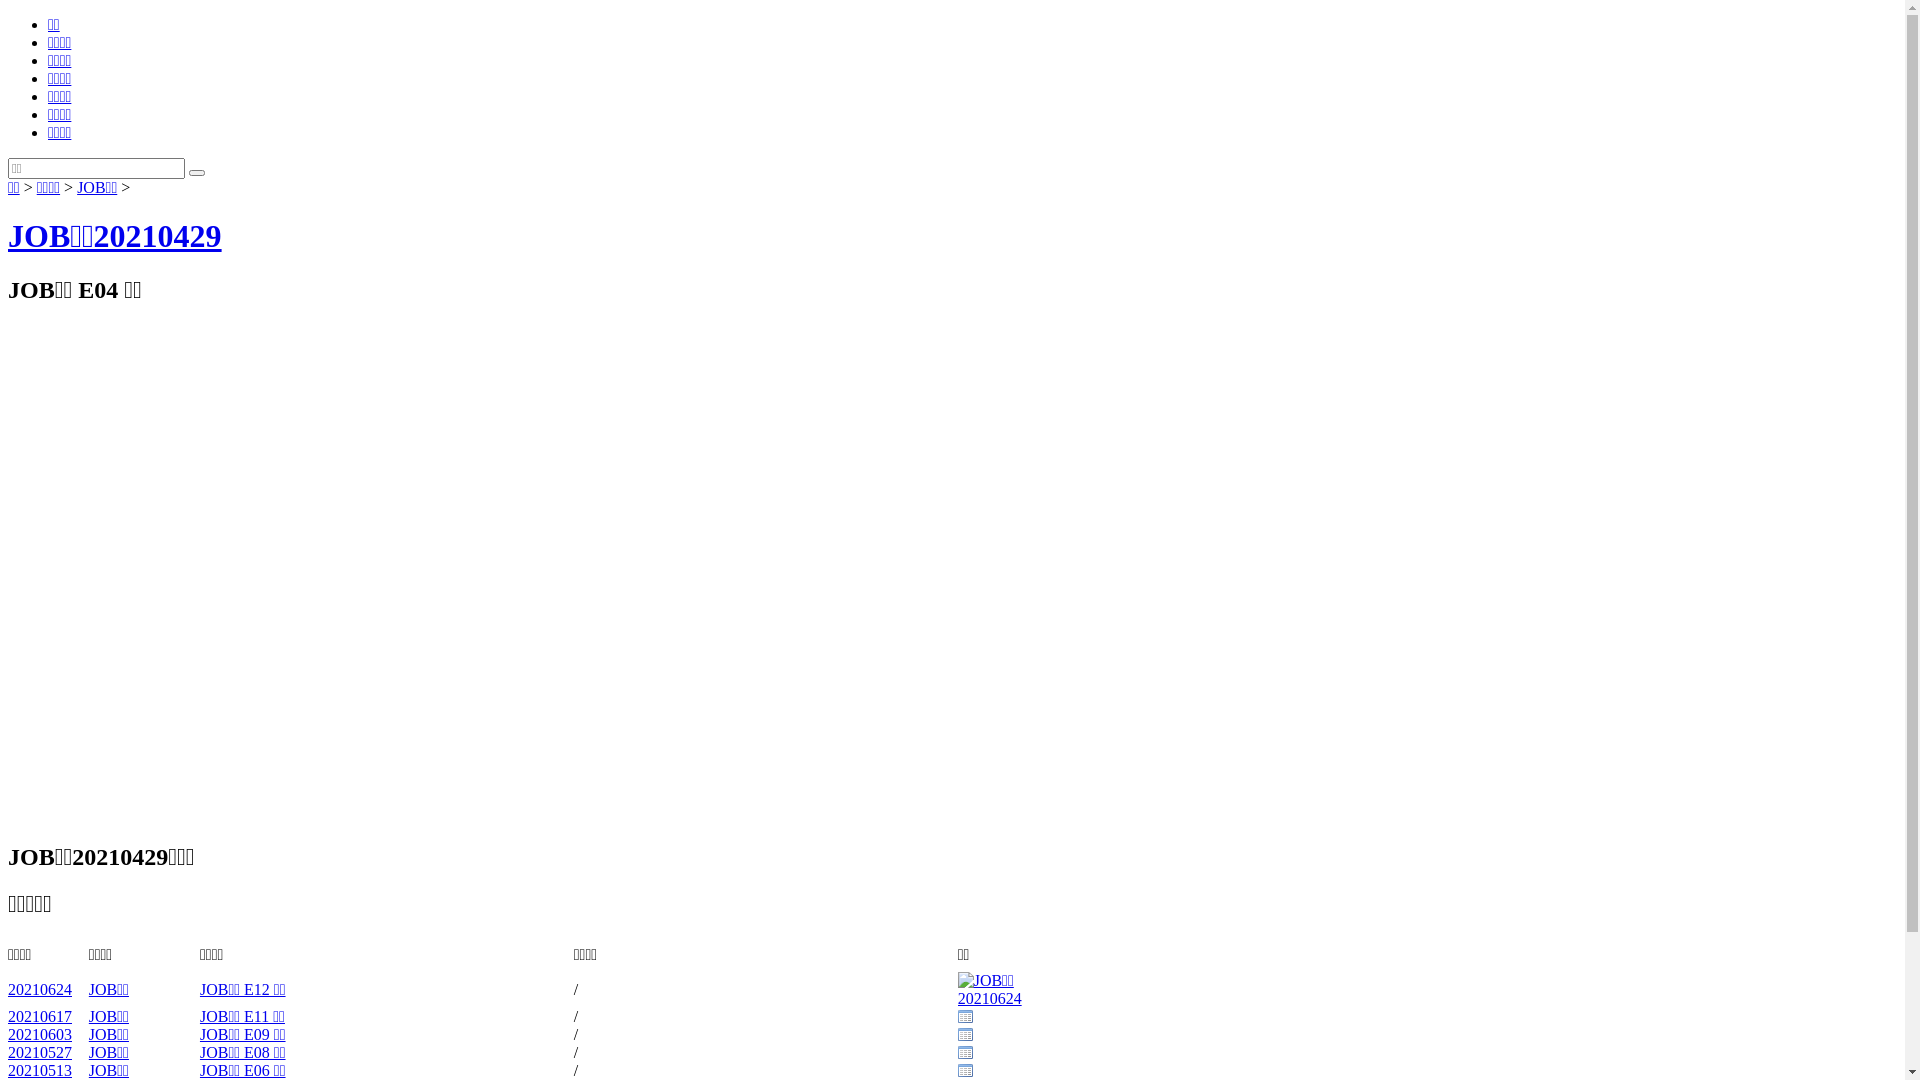 The width and height of the screenshot is (1920, 1080). I want to click on '/', so click(575, 987).